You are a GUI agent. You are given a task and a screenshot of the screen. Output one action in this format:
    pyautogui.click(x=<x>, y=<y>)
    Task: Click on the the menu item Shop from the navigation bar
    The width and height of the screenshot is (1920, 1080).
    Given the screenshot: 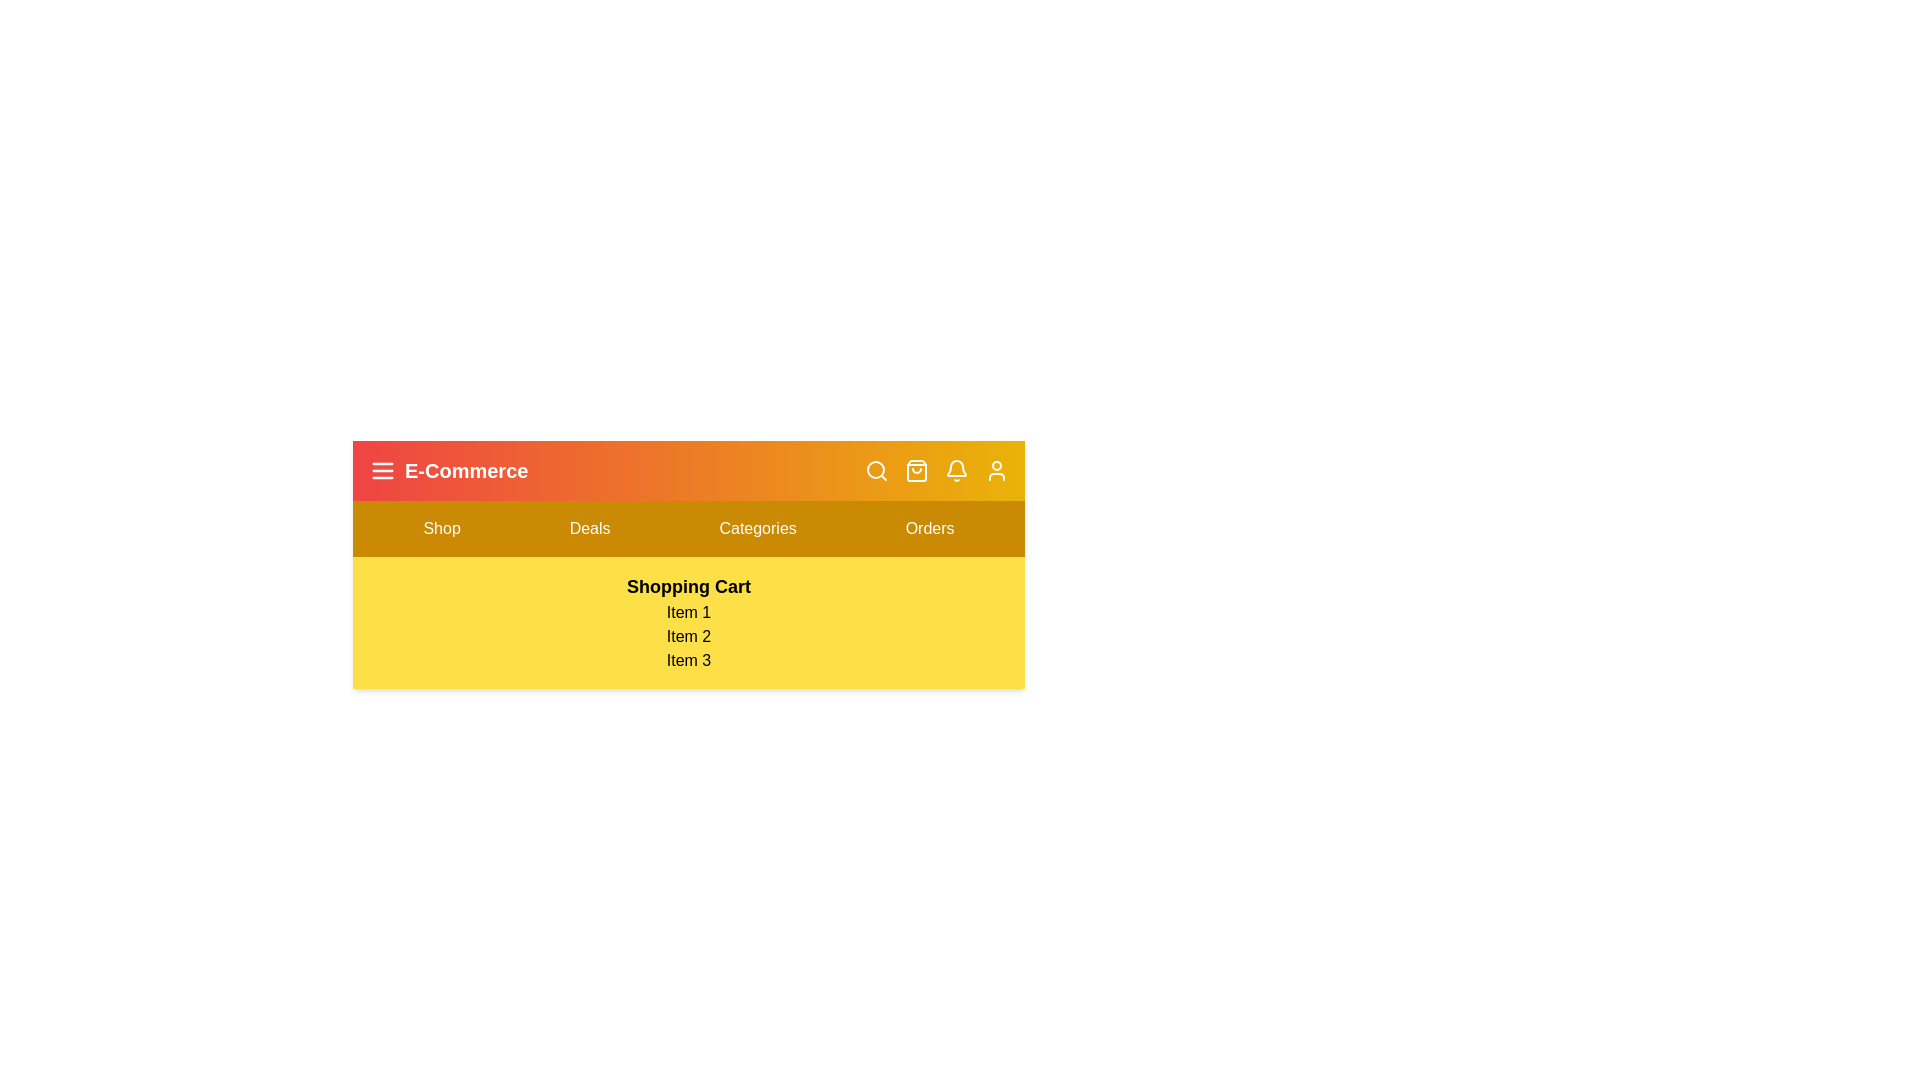 What is the action you would take?
    pyautogui.click(x=440, y=527)
    